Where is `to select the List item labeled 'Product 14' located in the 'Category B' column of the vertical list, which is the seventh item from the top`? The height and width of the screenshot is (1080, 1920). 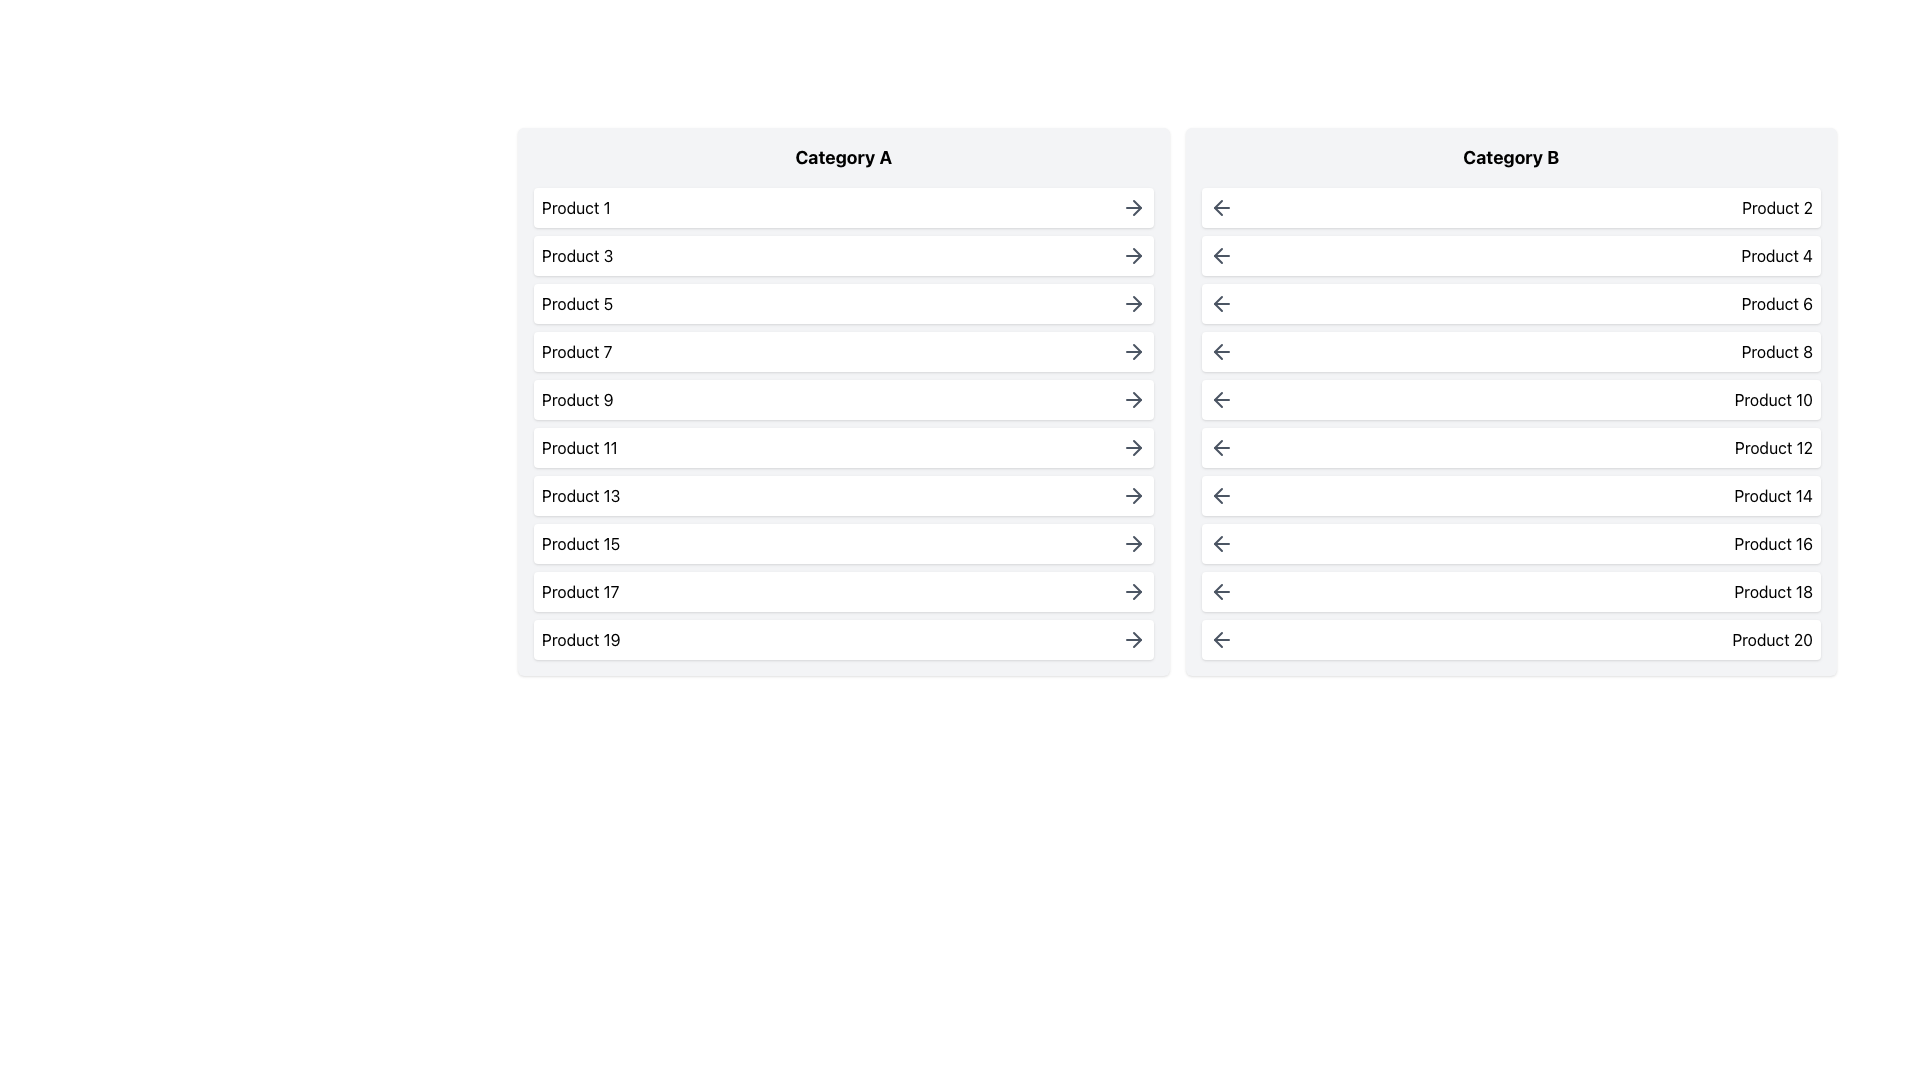 to select the List item labeled 'Product 14' located in the 'Category B' column of the vertical list, which is the seventh item from the top is located at coordinates (1511, 495).